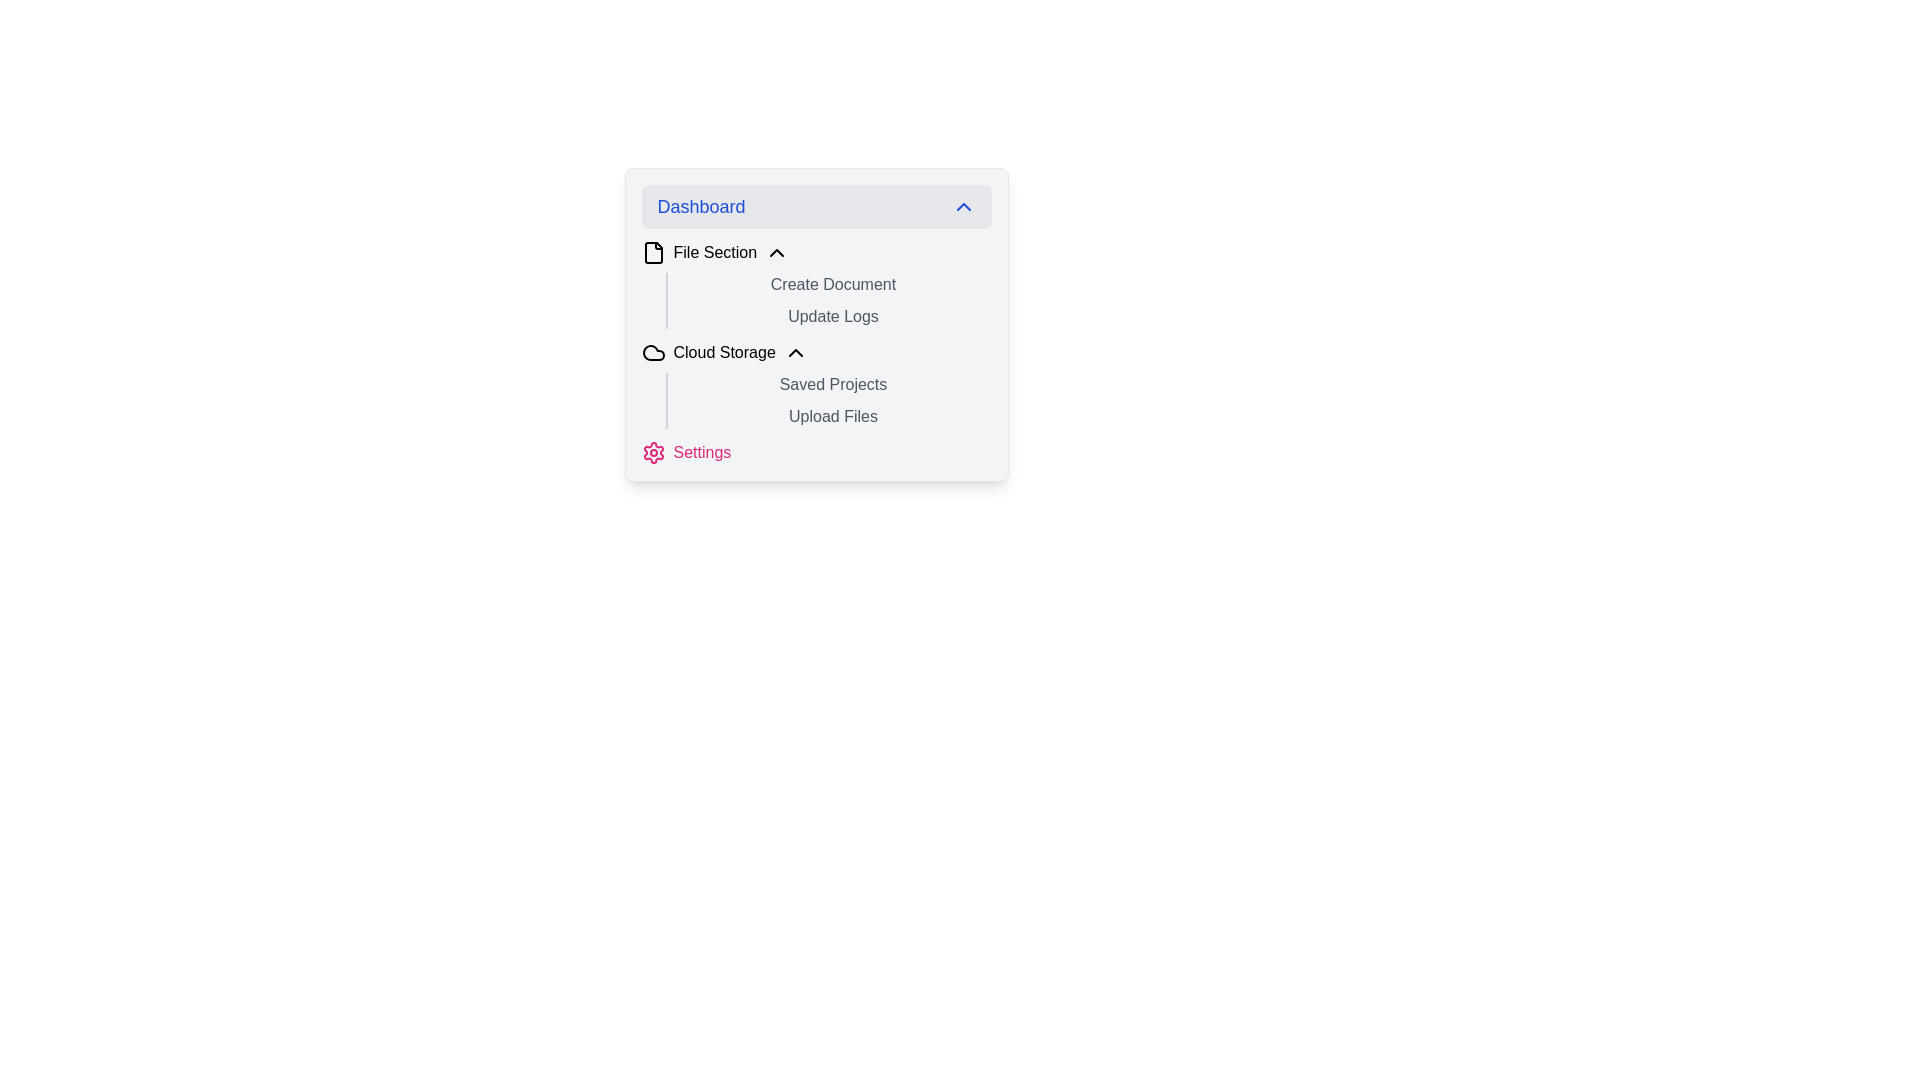 The image size is (1920, 1080). I want to click on the upward arrow toggle icon located to the right of the 'Cloud Storage' text, so click(794, 352).